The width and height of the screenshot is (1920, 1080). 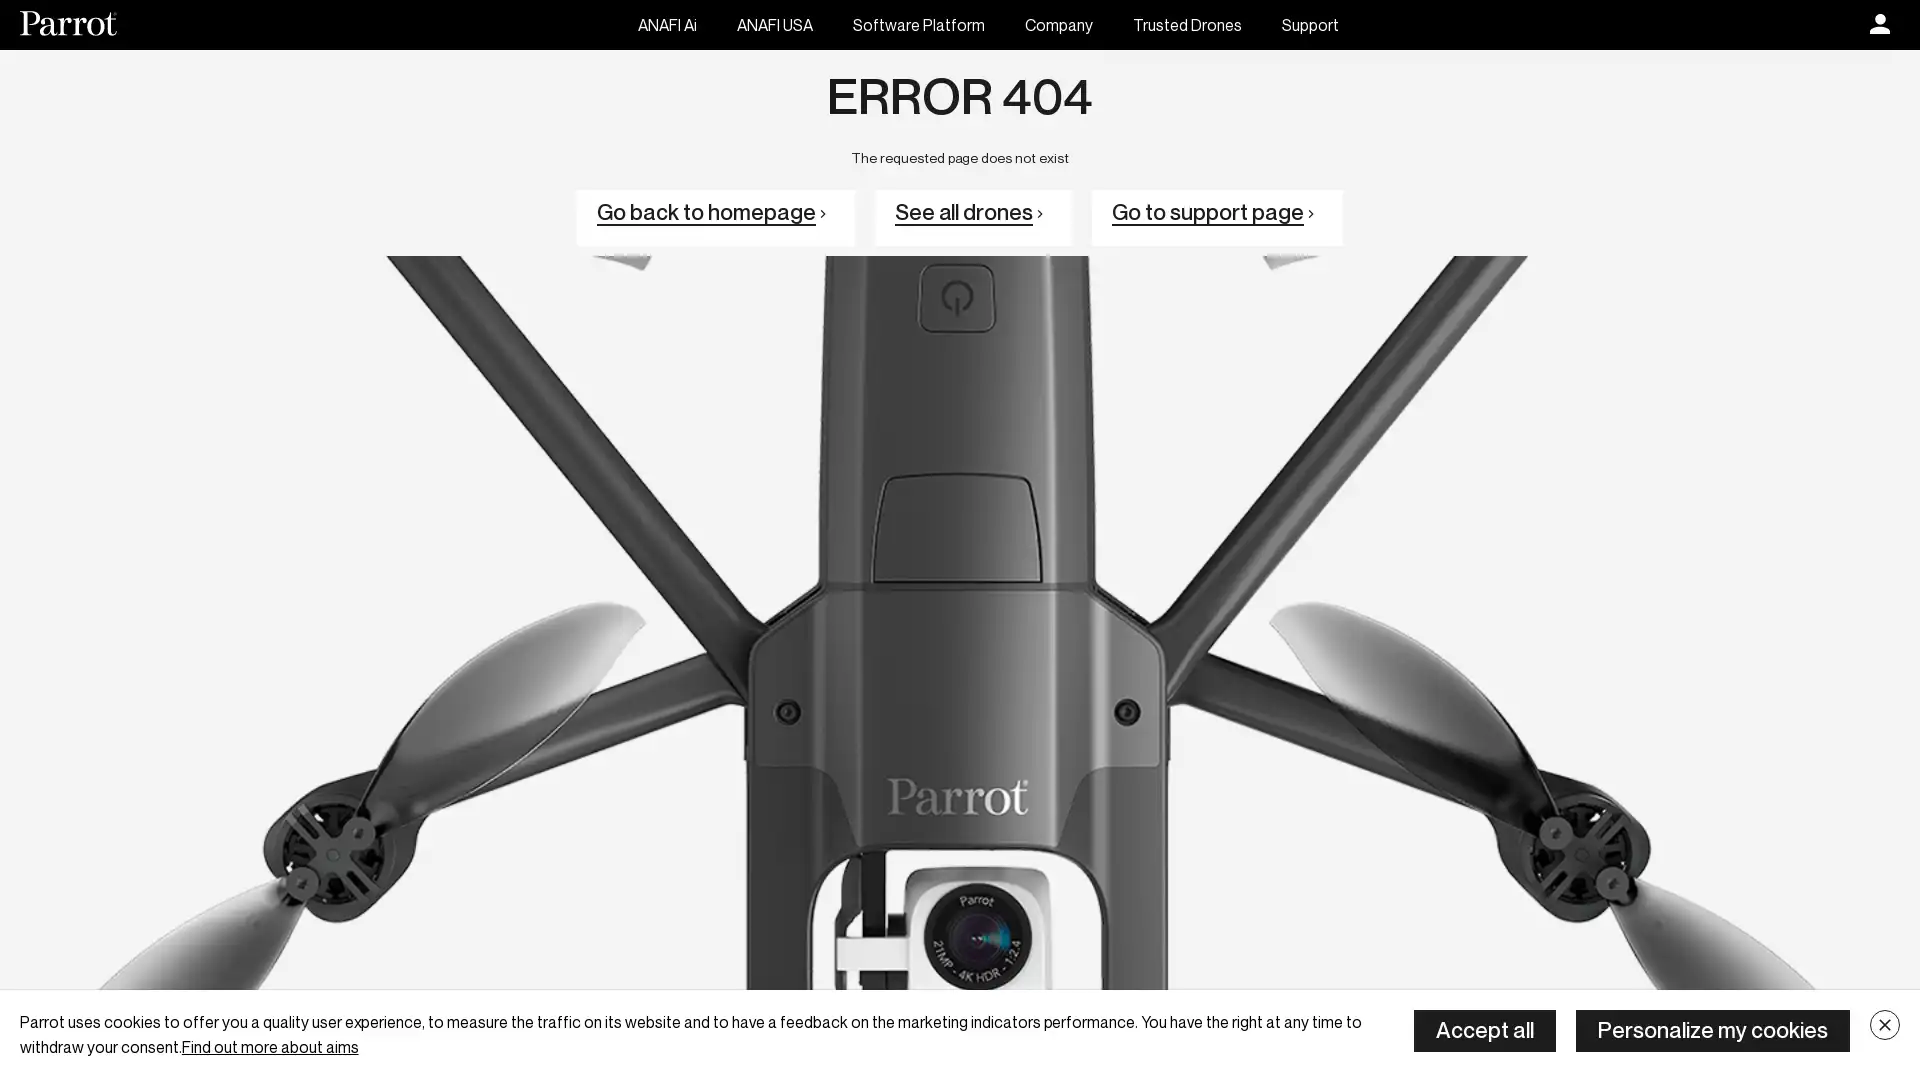 What do you see at coordinates (1884, 1025) in the screenshot?
I see `close` at bounding box center [1884, 1025].